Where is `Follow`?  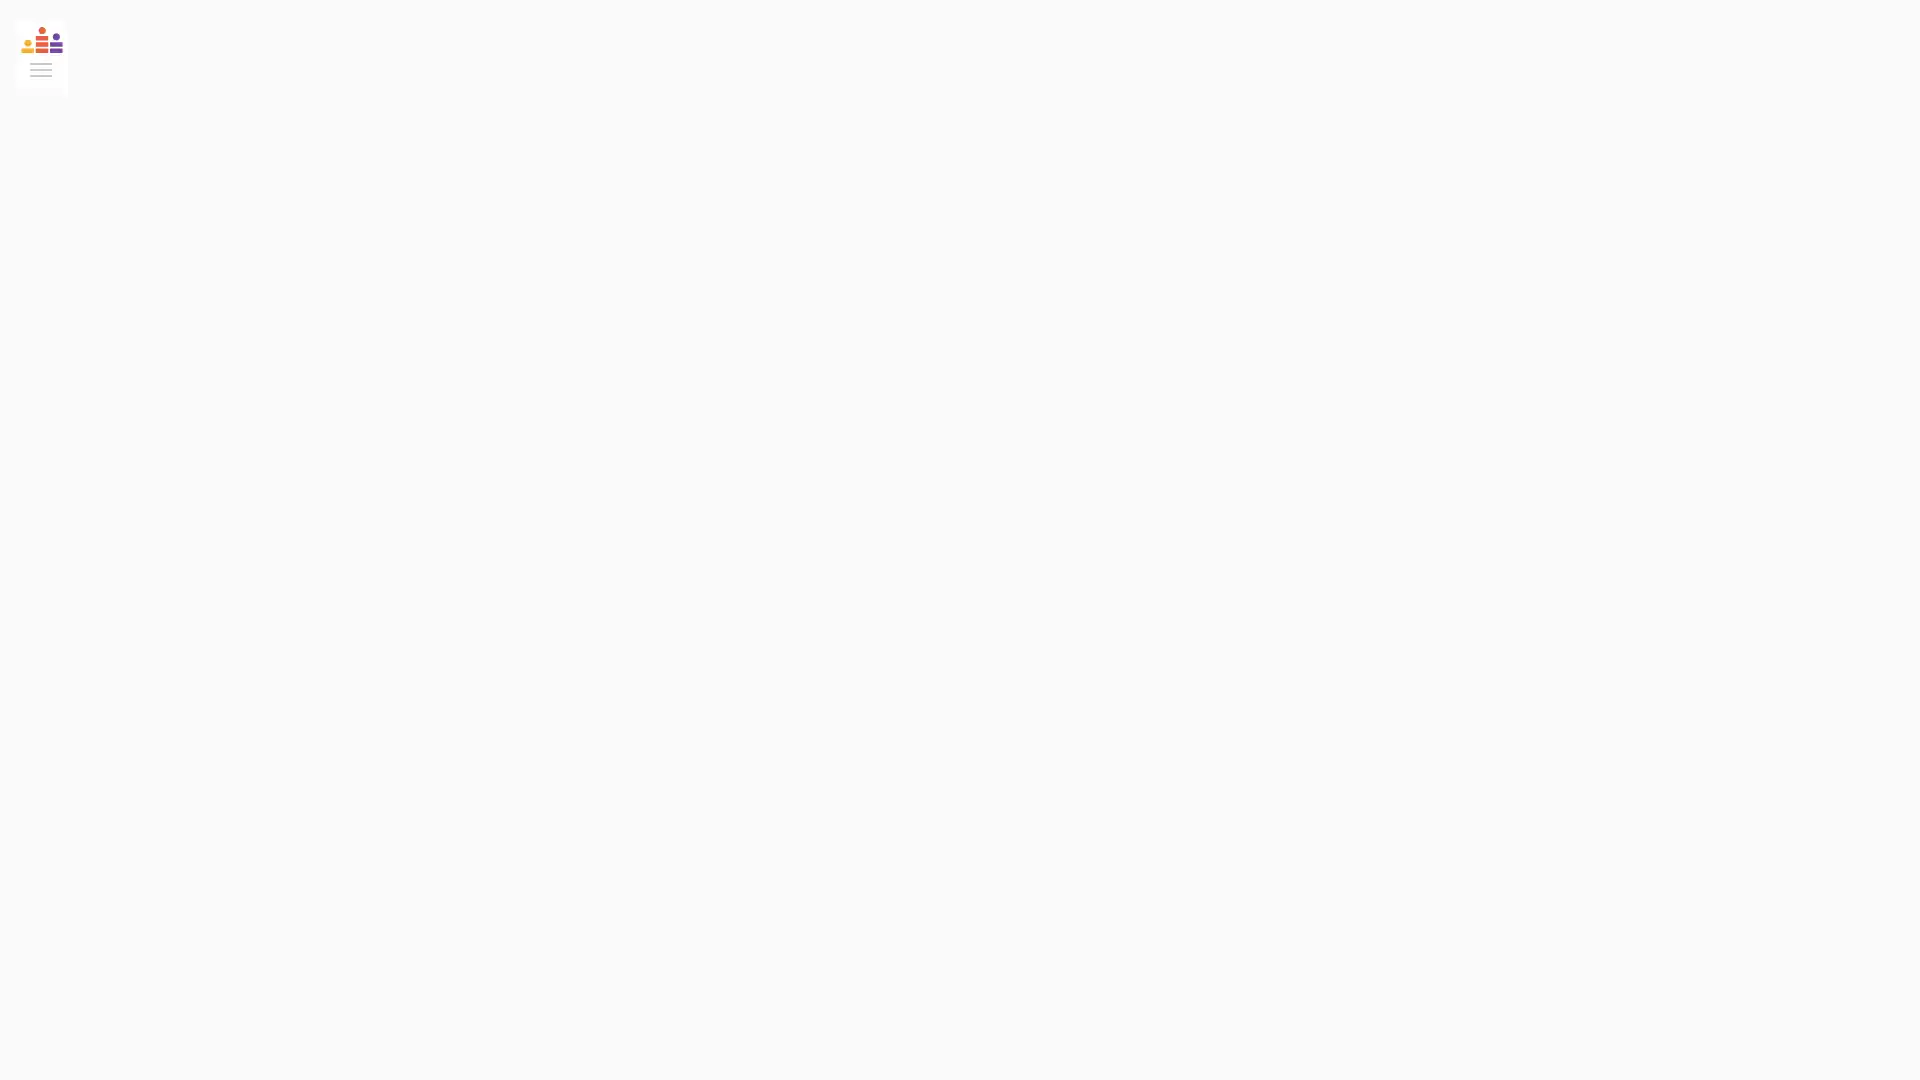 Follow is located at coordinates (1323, 350).